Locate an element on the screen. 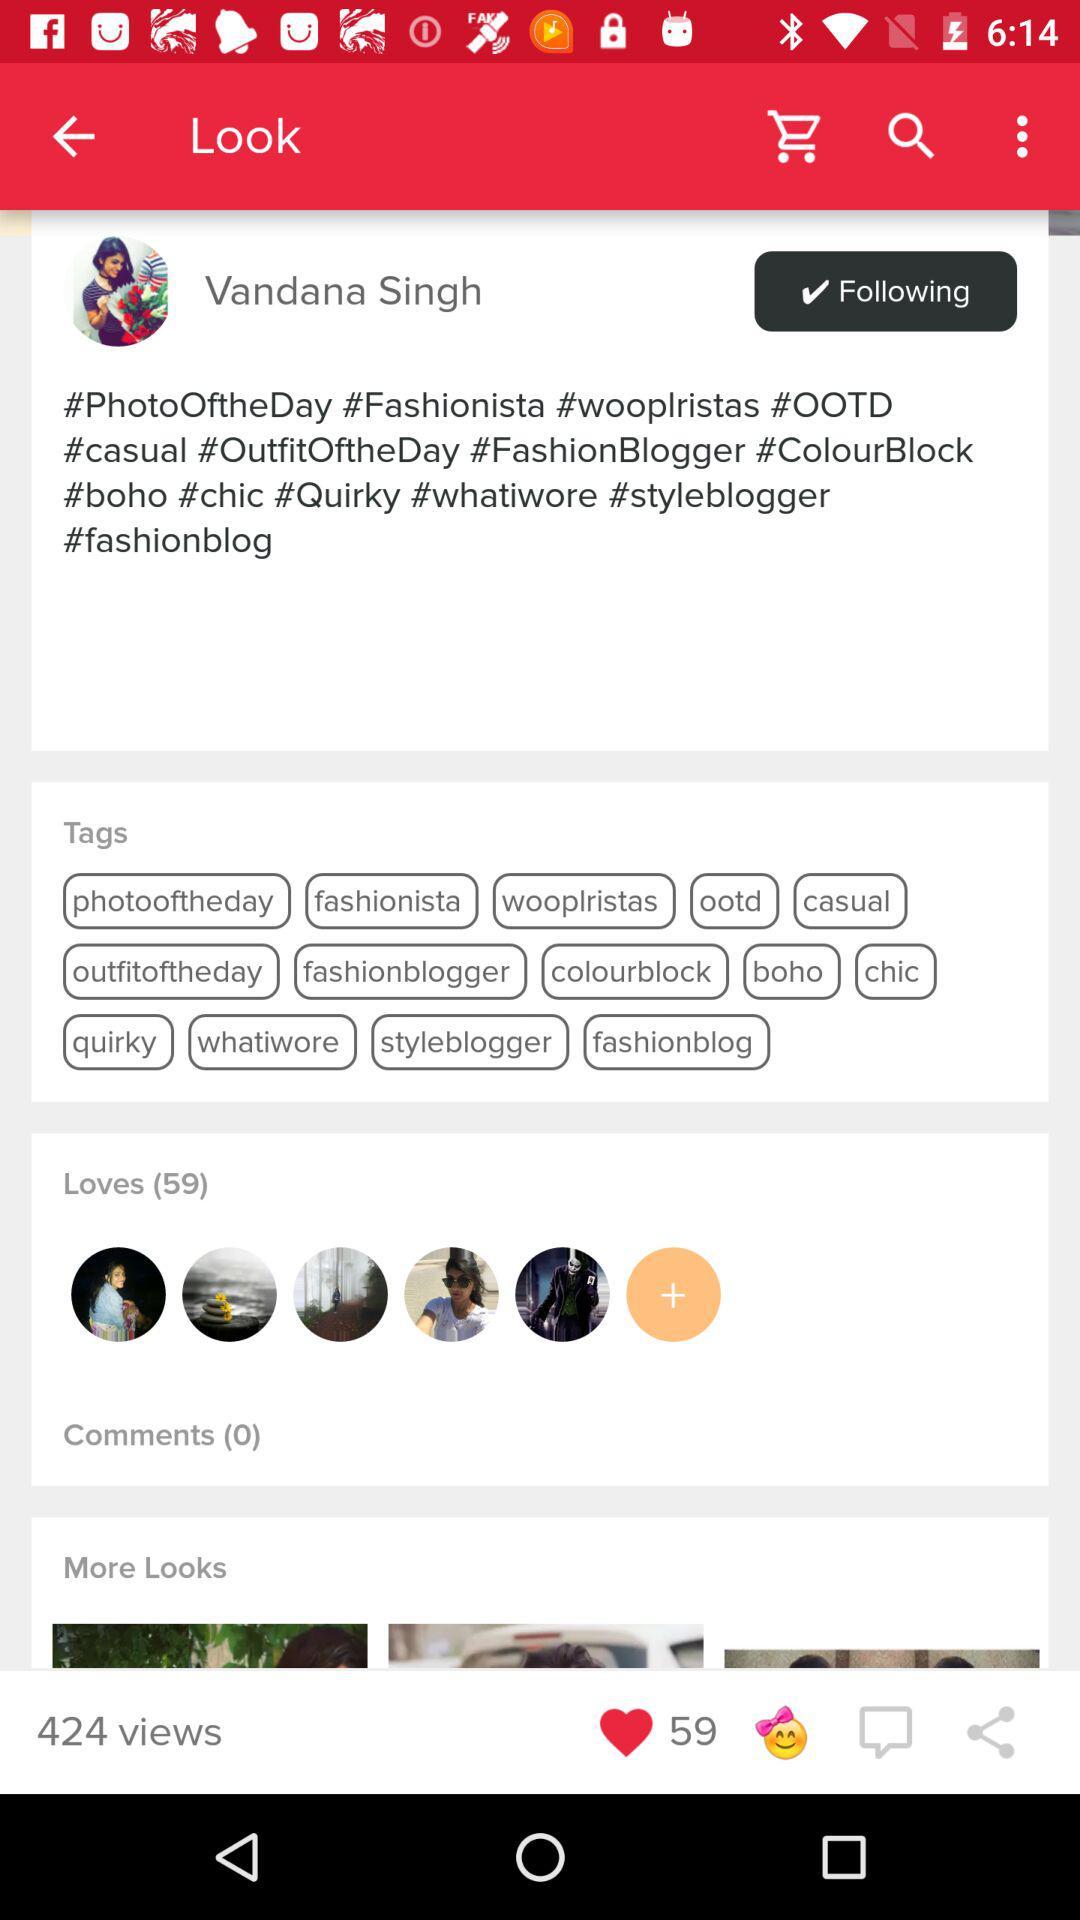 The height and width of the screenshot is (1920, 1080). followers is located at coordinates (228, 1294).